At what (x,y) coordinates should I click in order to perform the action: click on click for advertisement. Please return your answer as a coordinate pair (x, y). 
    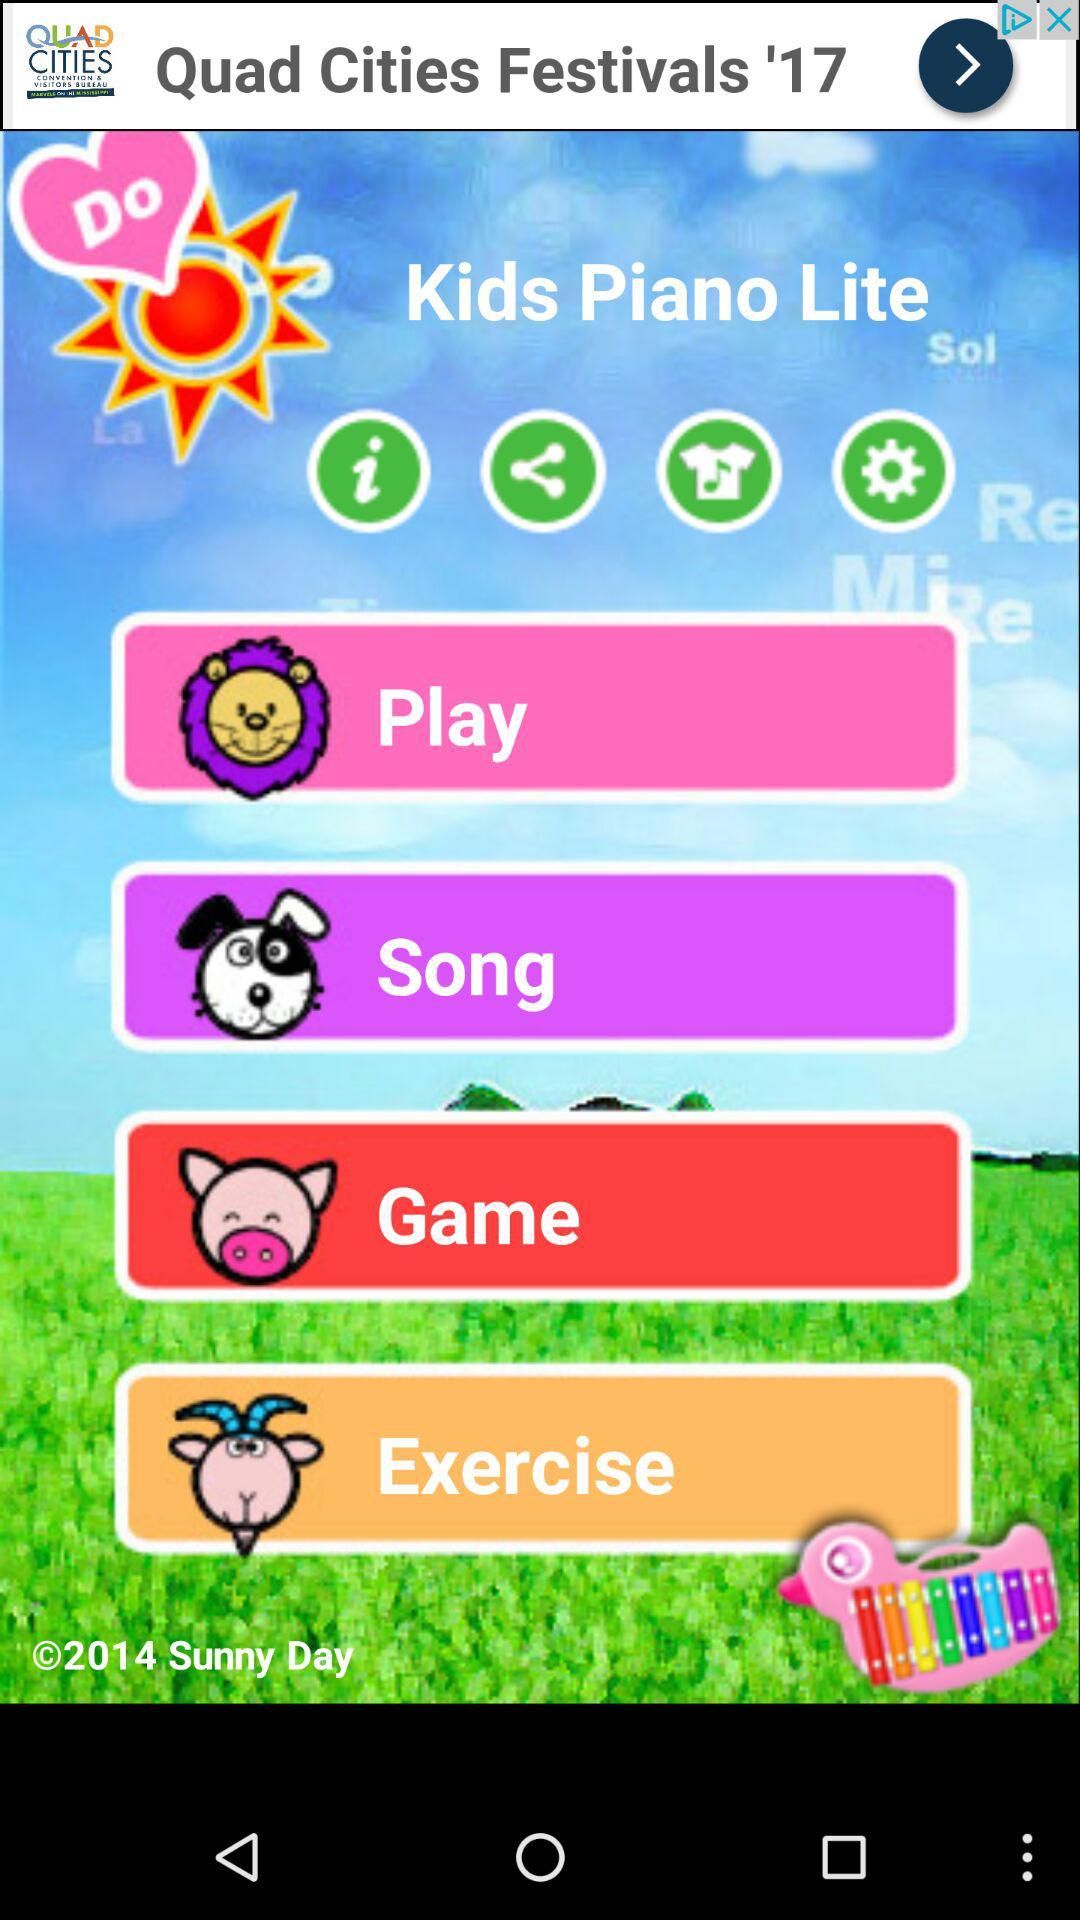
    Looking at the image, I should click on (153, 18).